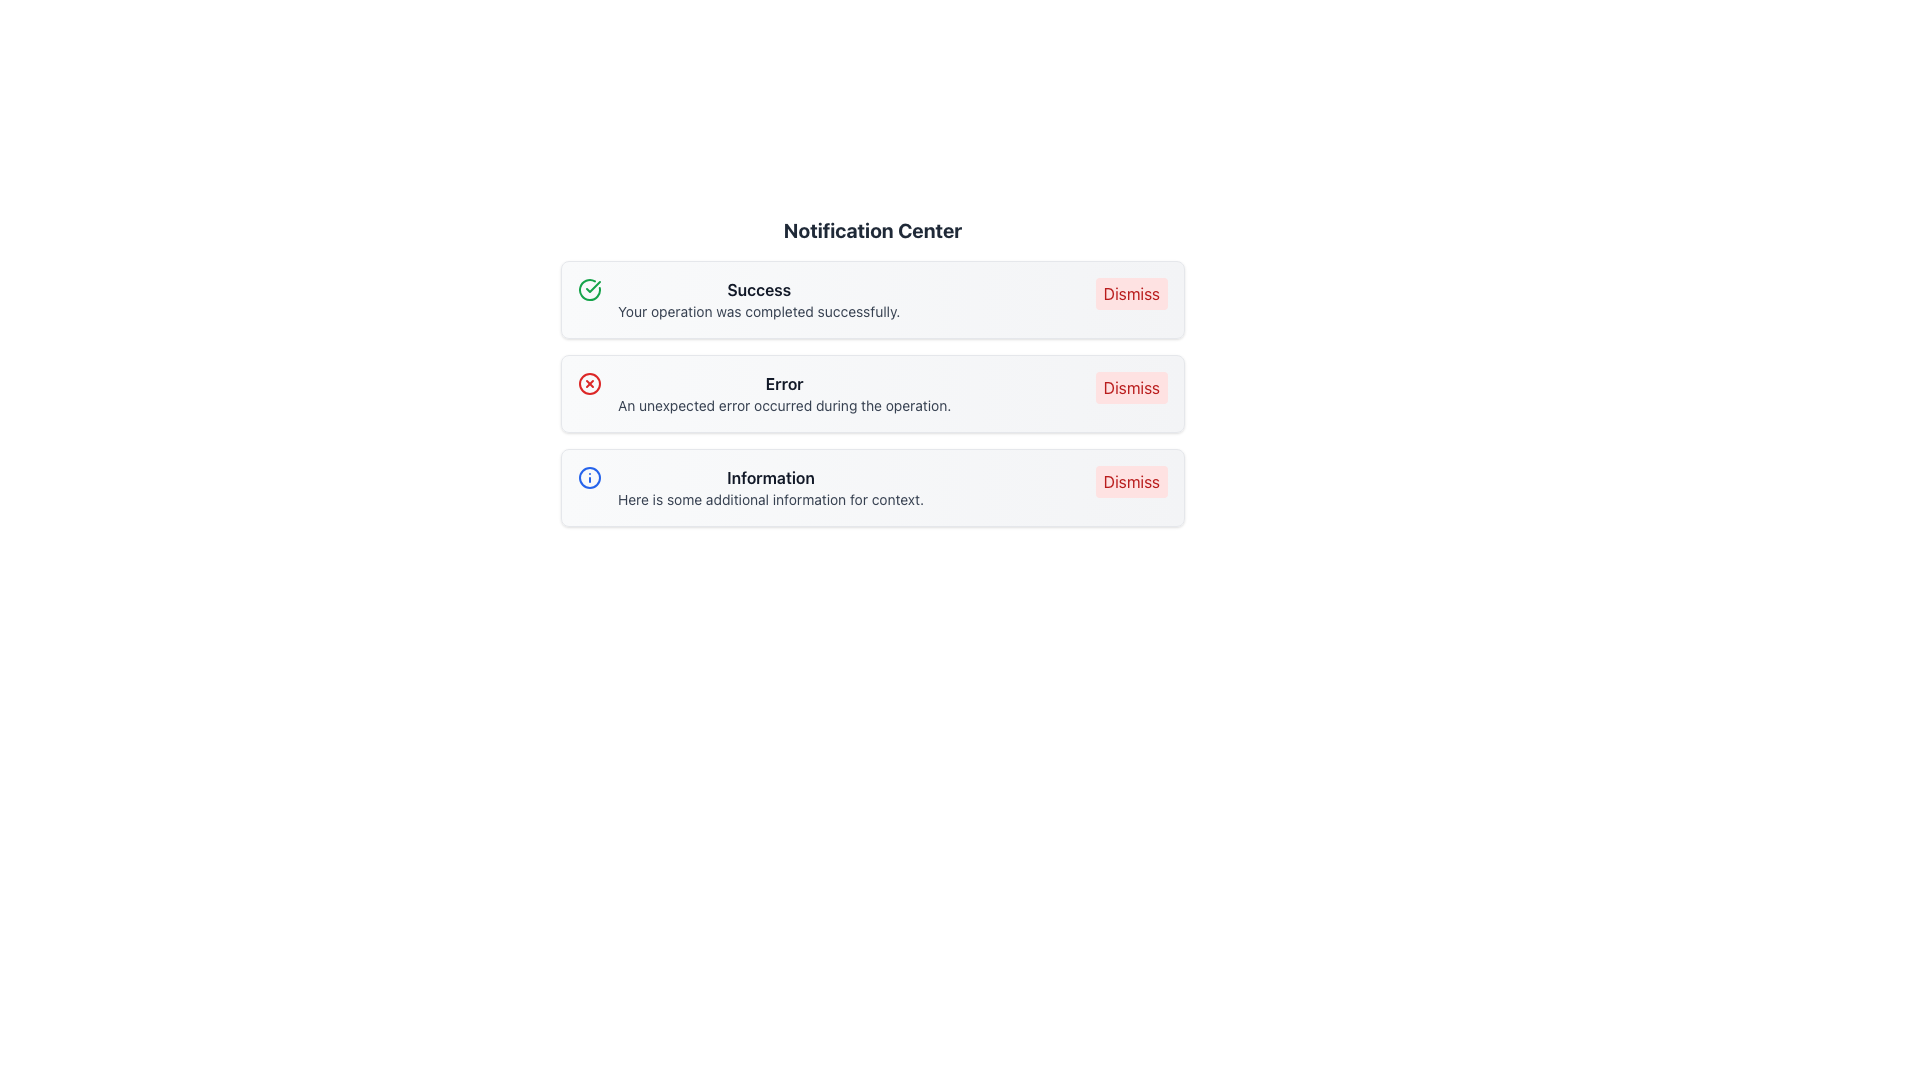 This screenshot has width=1920, height=1080. What do you see at coordinates (592, 286) in the screenshot?
I see `the success status icon located inside the first notification card in the 'Notification Center', positioned to the left of the notification message` at bounding box center [592, 286].